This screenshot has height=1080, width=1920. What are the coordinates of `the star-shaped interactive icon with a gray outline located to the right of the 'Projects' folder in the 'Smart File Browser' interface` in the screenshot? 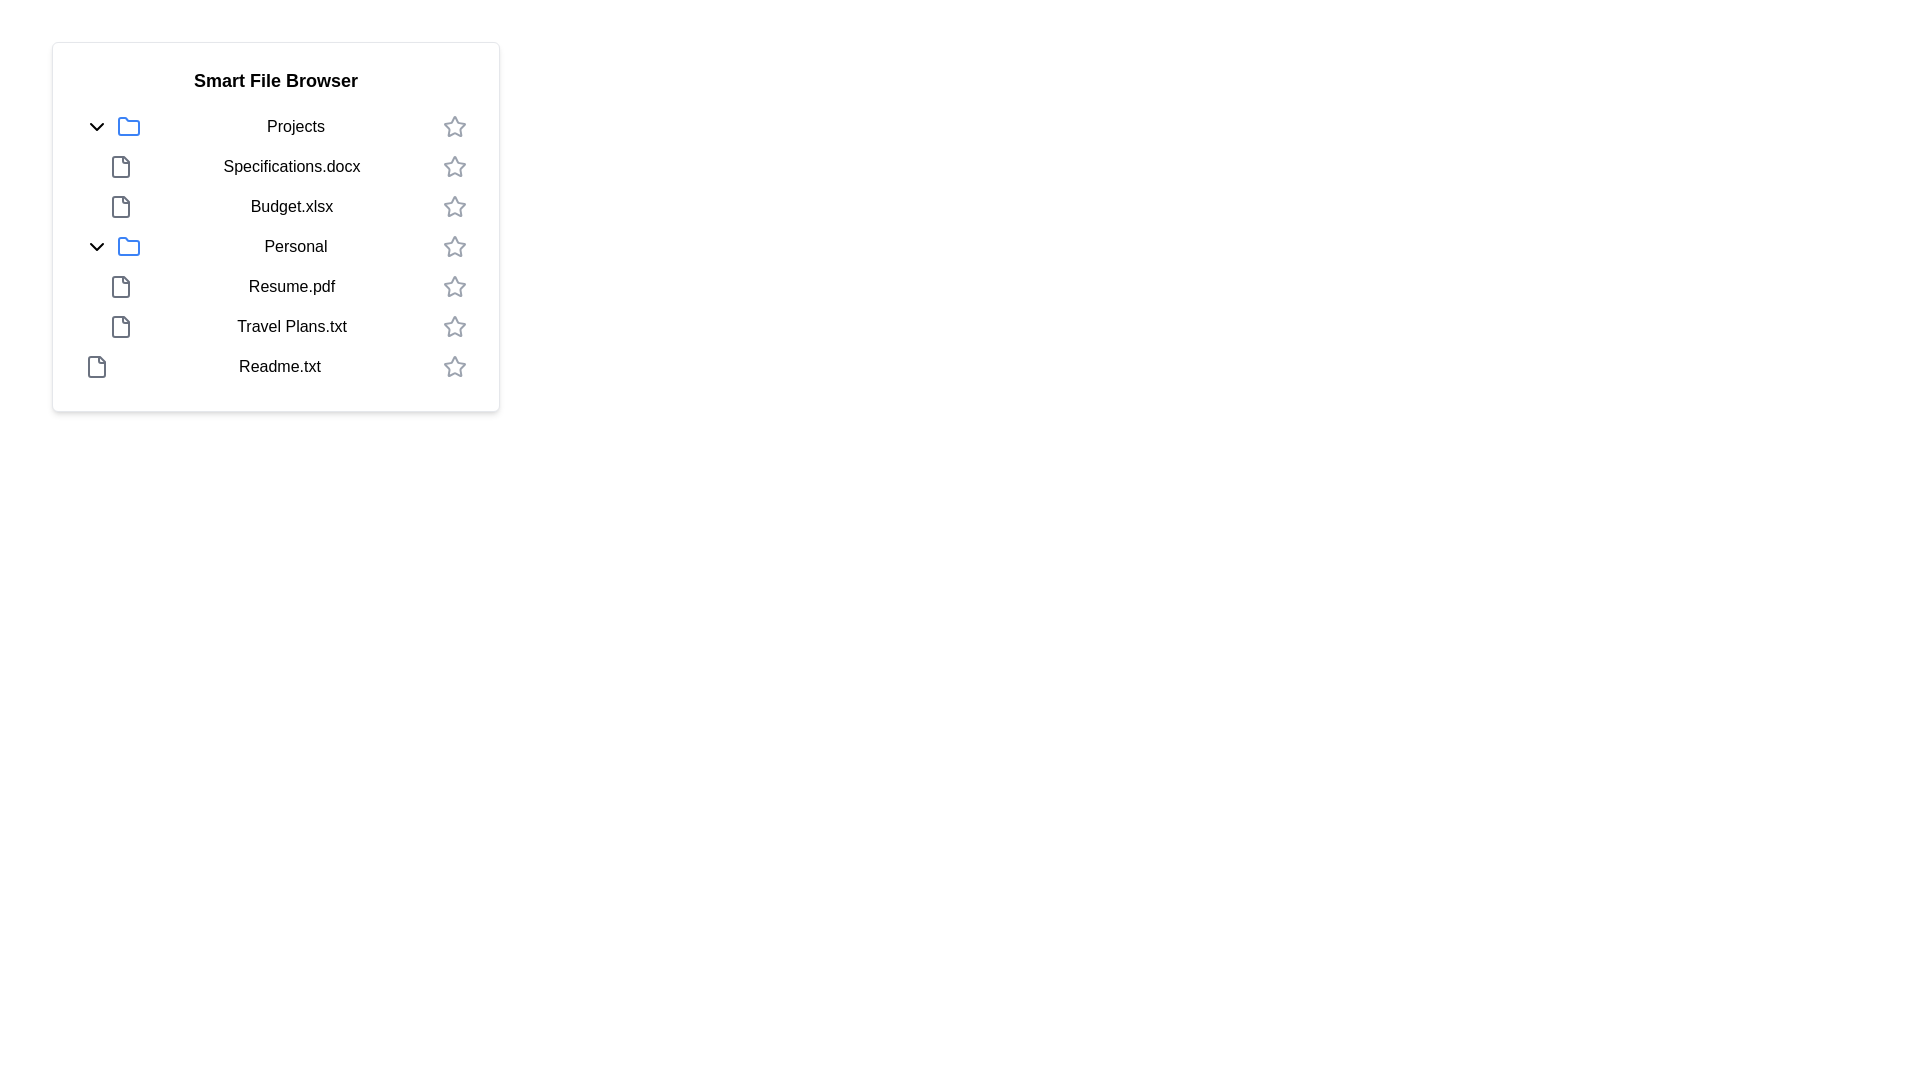 It's located at (454, 126).